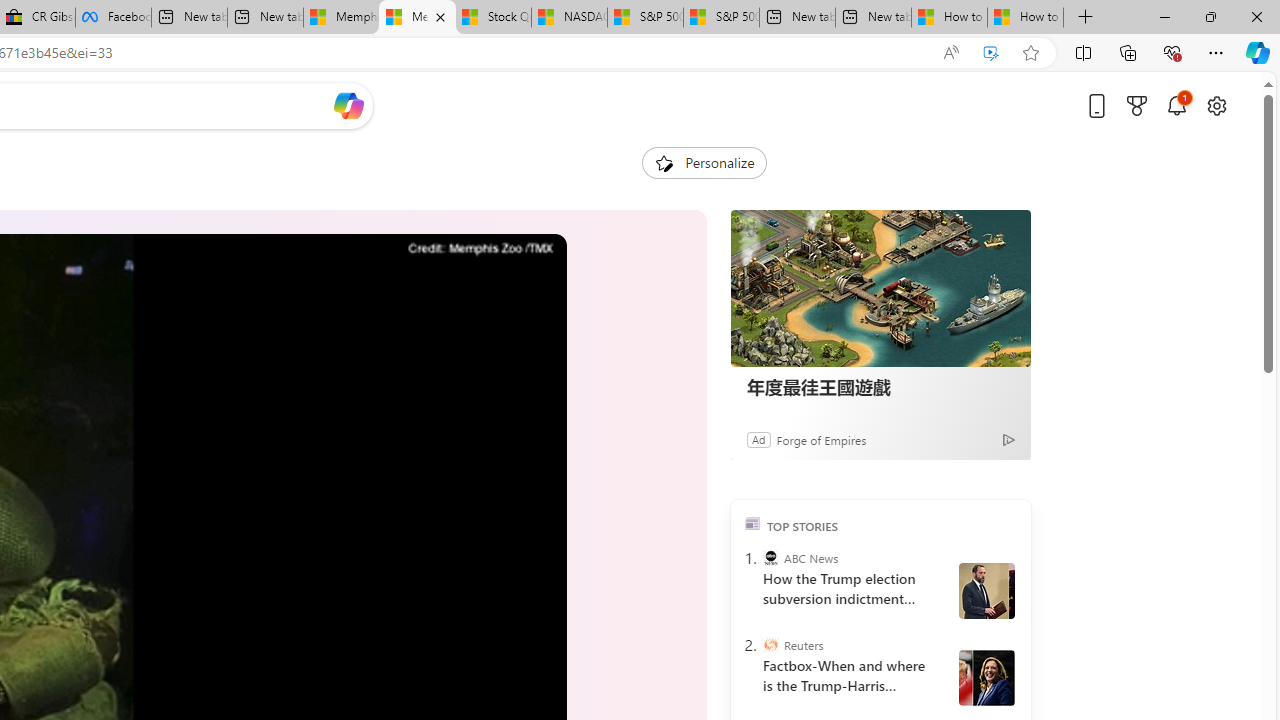 Image resolution: width=1280 pixels, height=720 pixels. Describe the element at coordinates (769, 558) in the screenshot. I see `'ABC News'` at that location.